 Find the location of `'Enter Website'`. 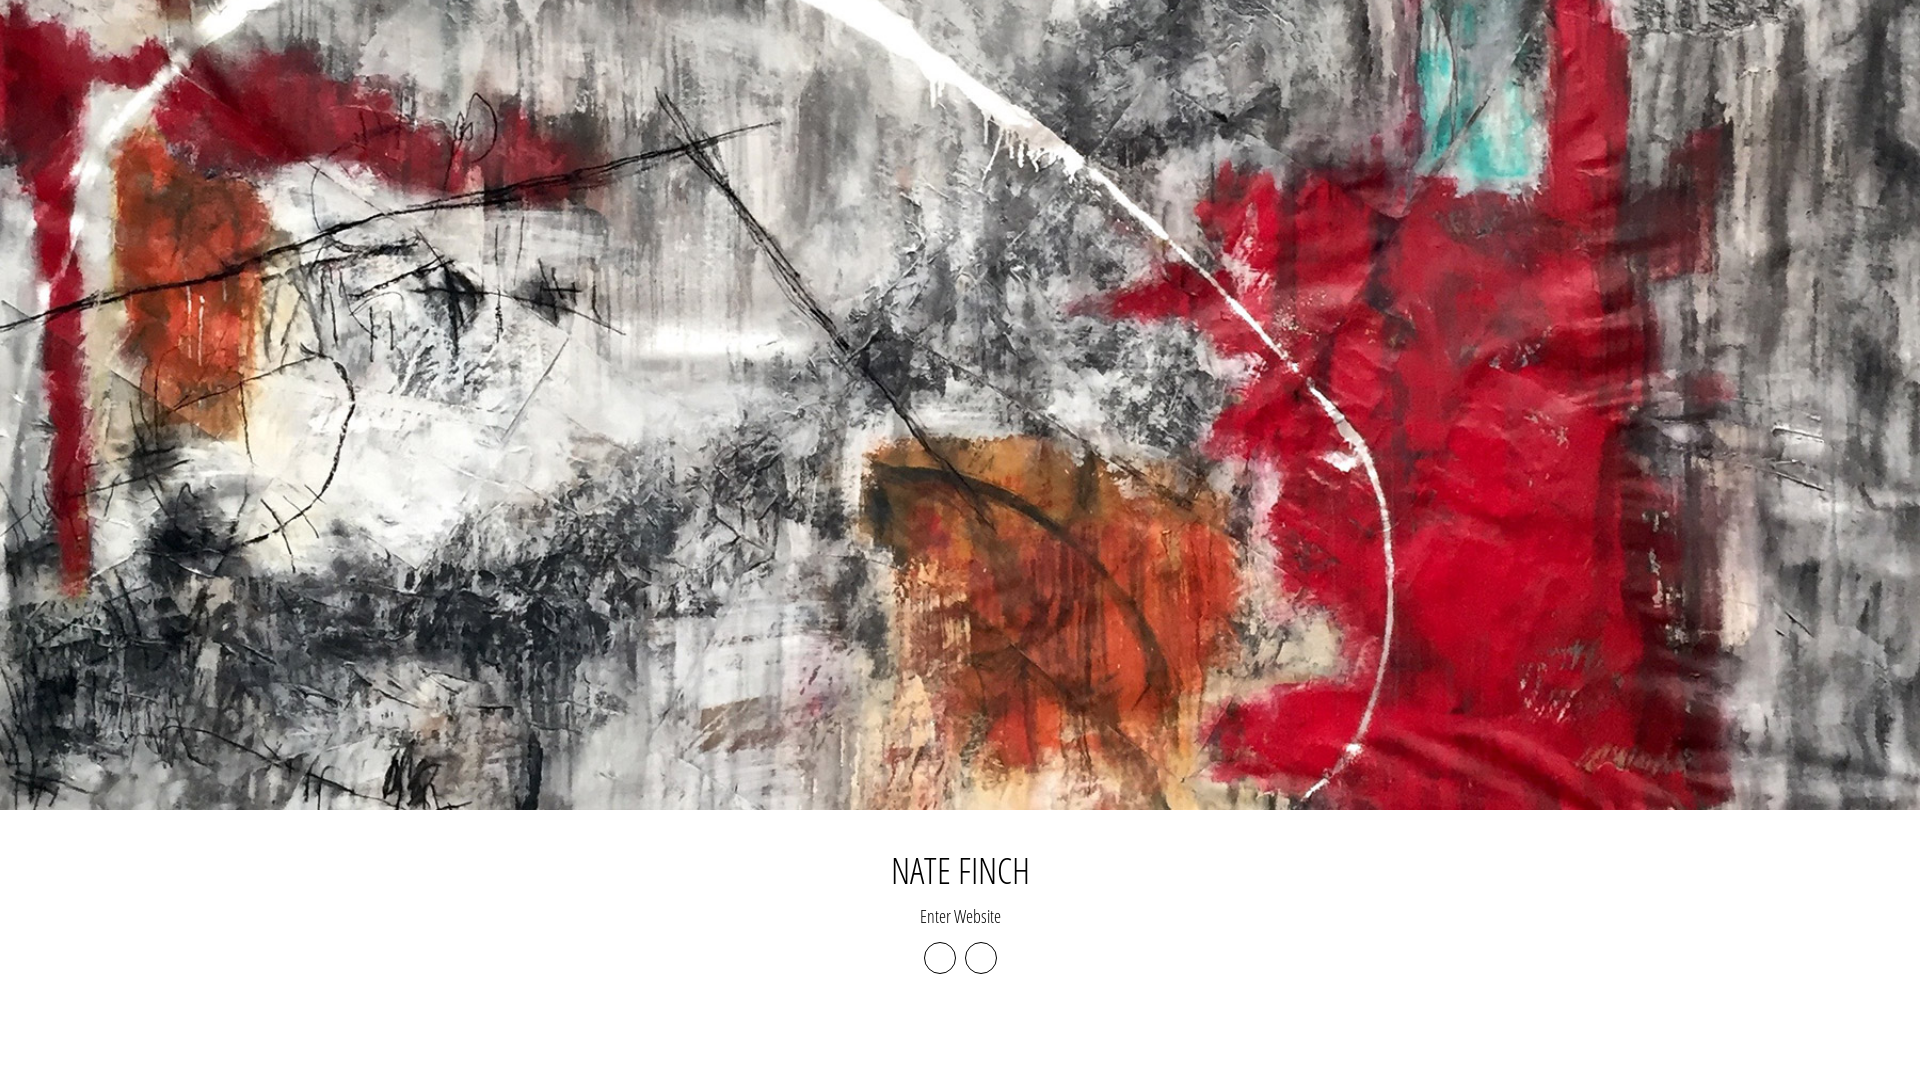

'Enter Website' is located at coordinates (960, 916).